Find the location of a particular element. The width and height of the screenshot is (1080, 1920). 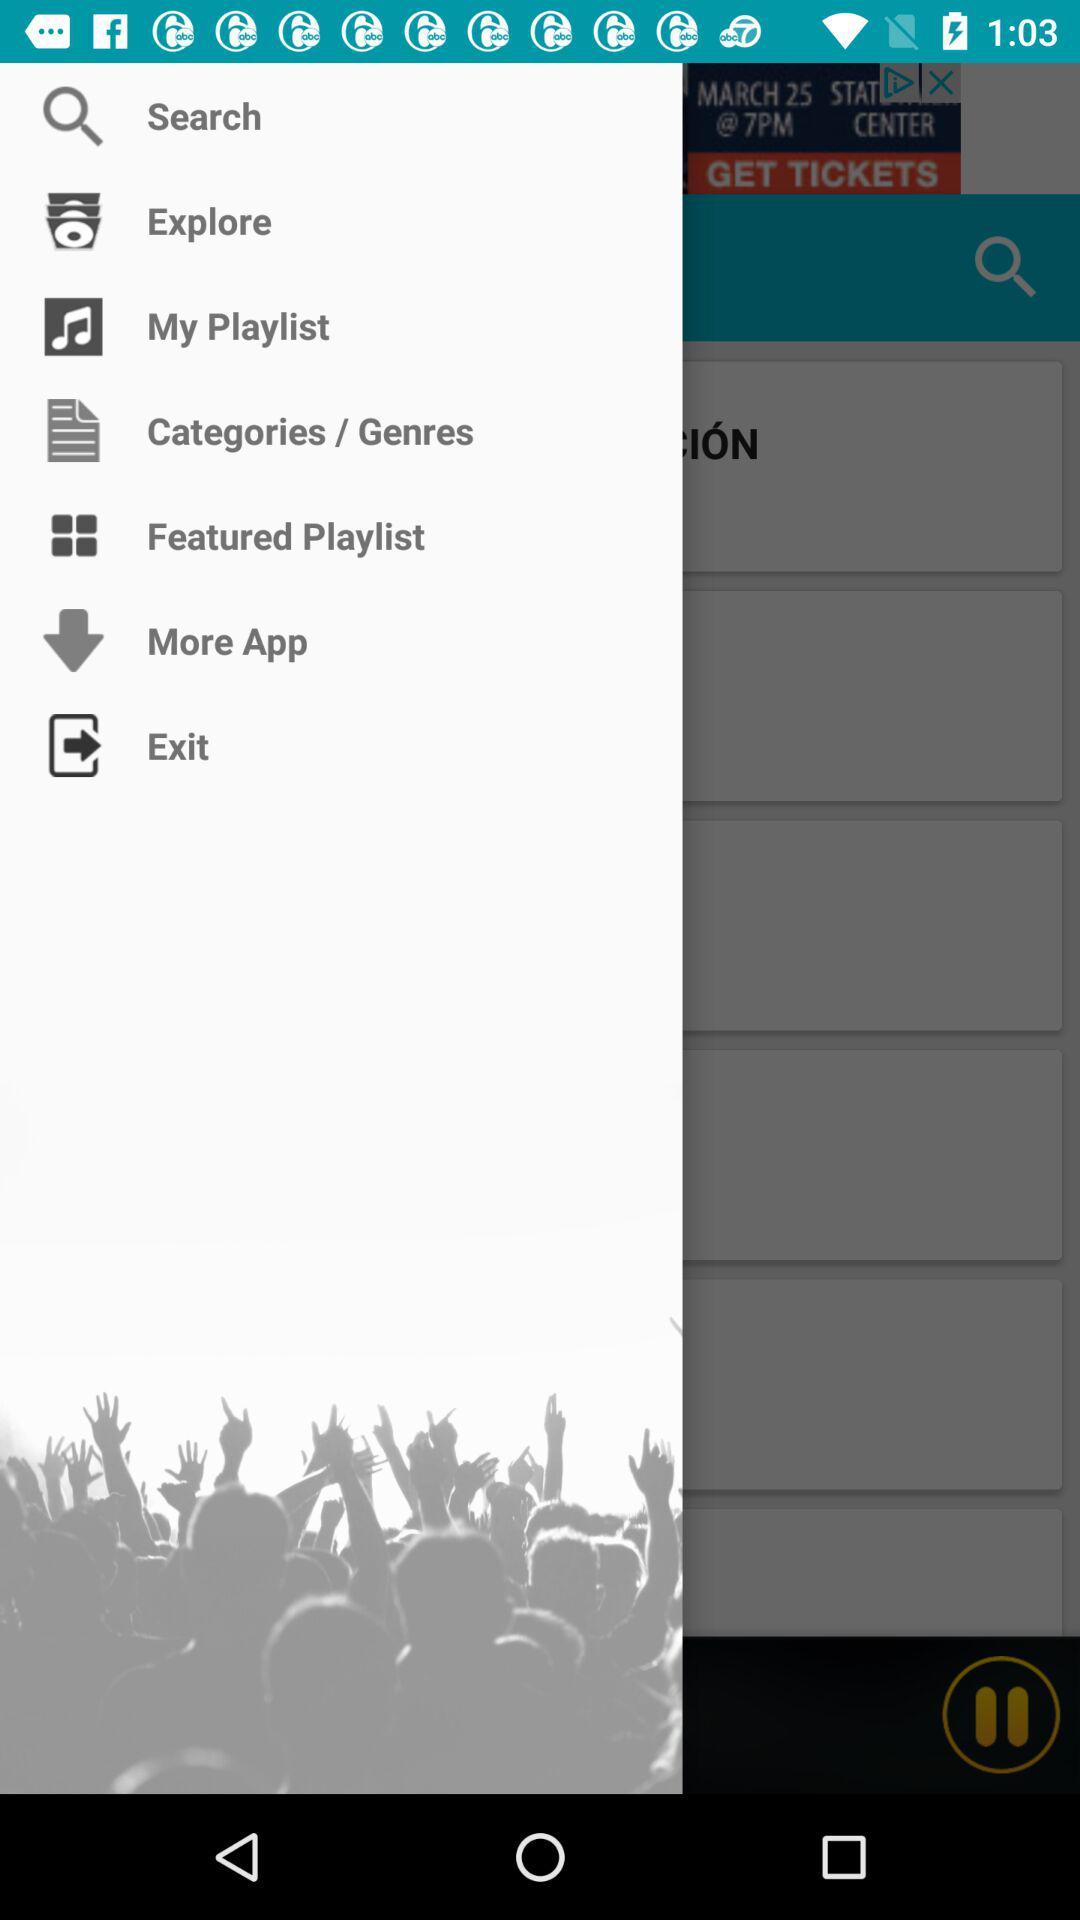

pause video button is located at coordinates (1001, 1714).